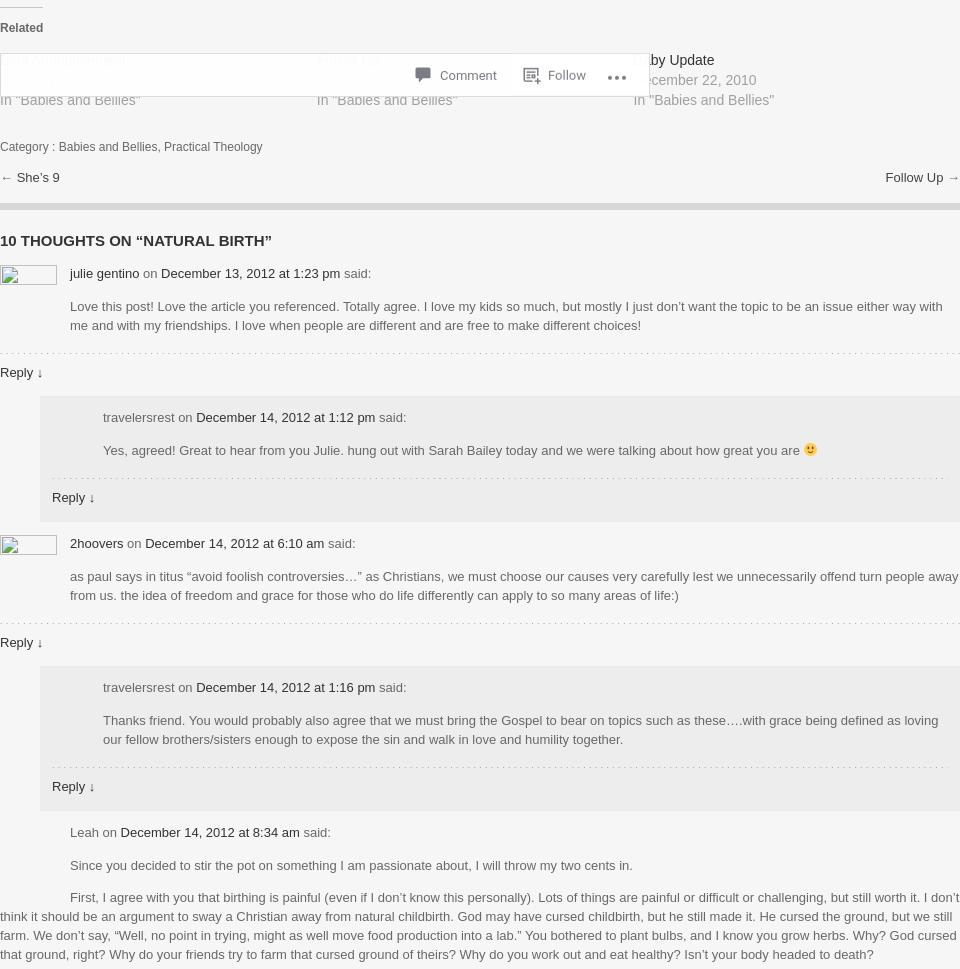 The width and height of the screenshot is (960, 969). I want to click on 'December 14, 2012 at 1:16 pm', so click(284, 685).